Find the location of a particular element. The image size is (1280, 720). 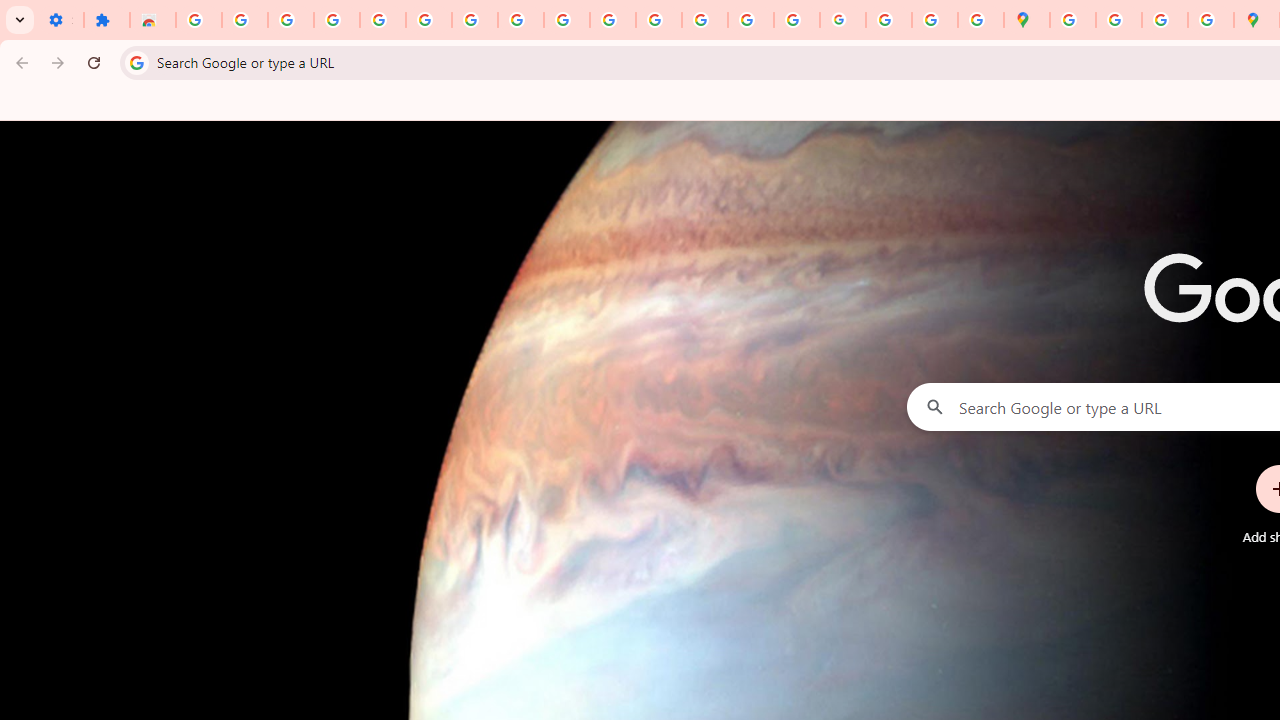

'Google Maps' is located at coordinates (1026, 20).